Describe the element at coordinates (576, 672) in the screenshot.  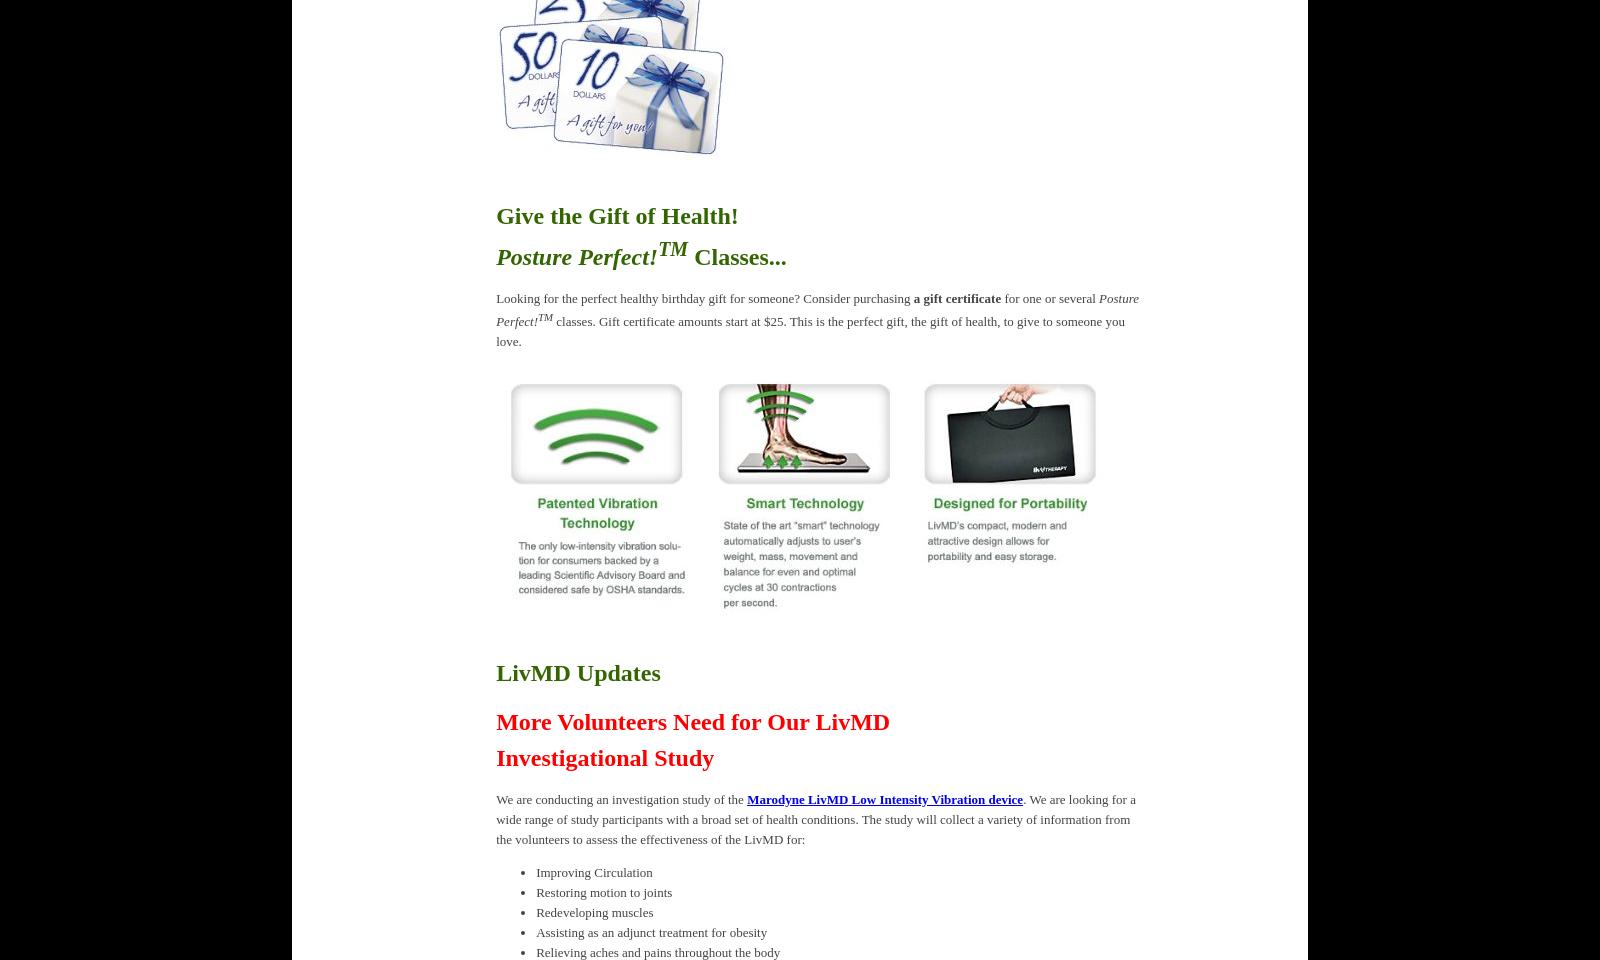
I see `'LivMD Updates'` at that location.